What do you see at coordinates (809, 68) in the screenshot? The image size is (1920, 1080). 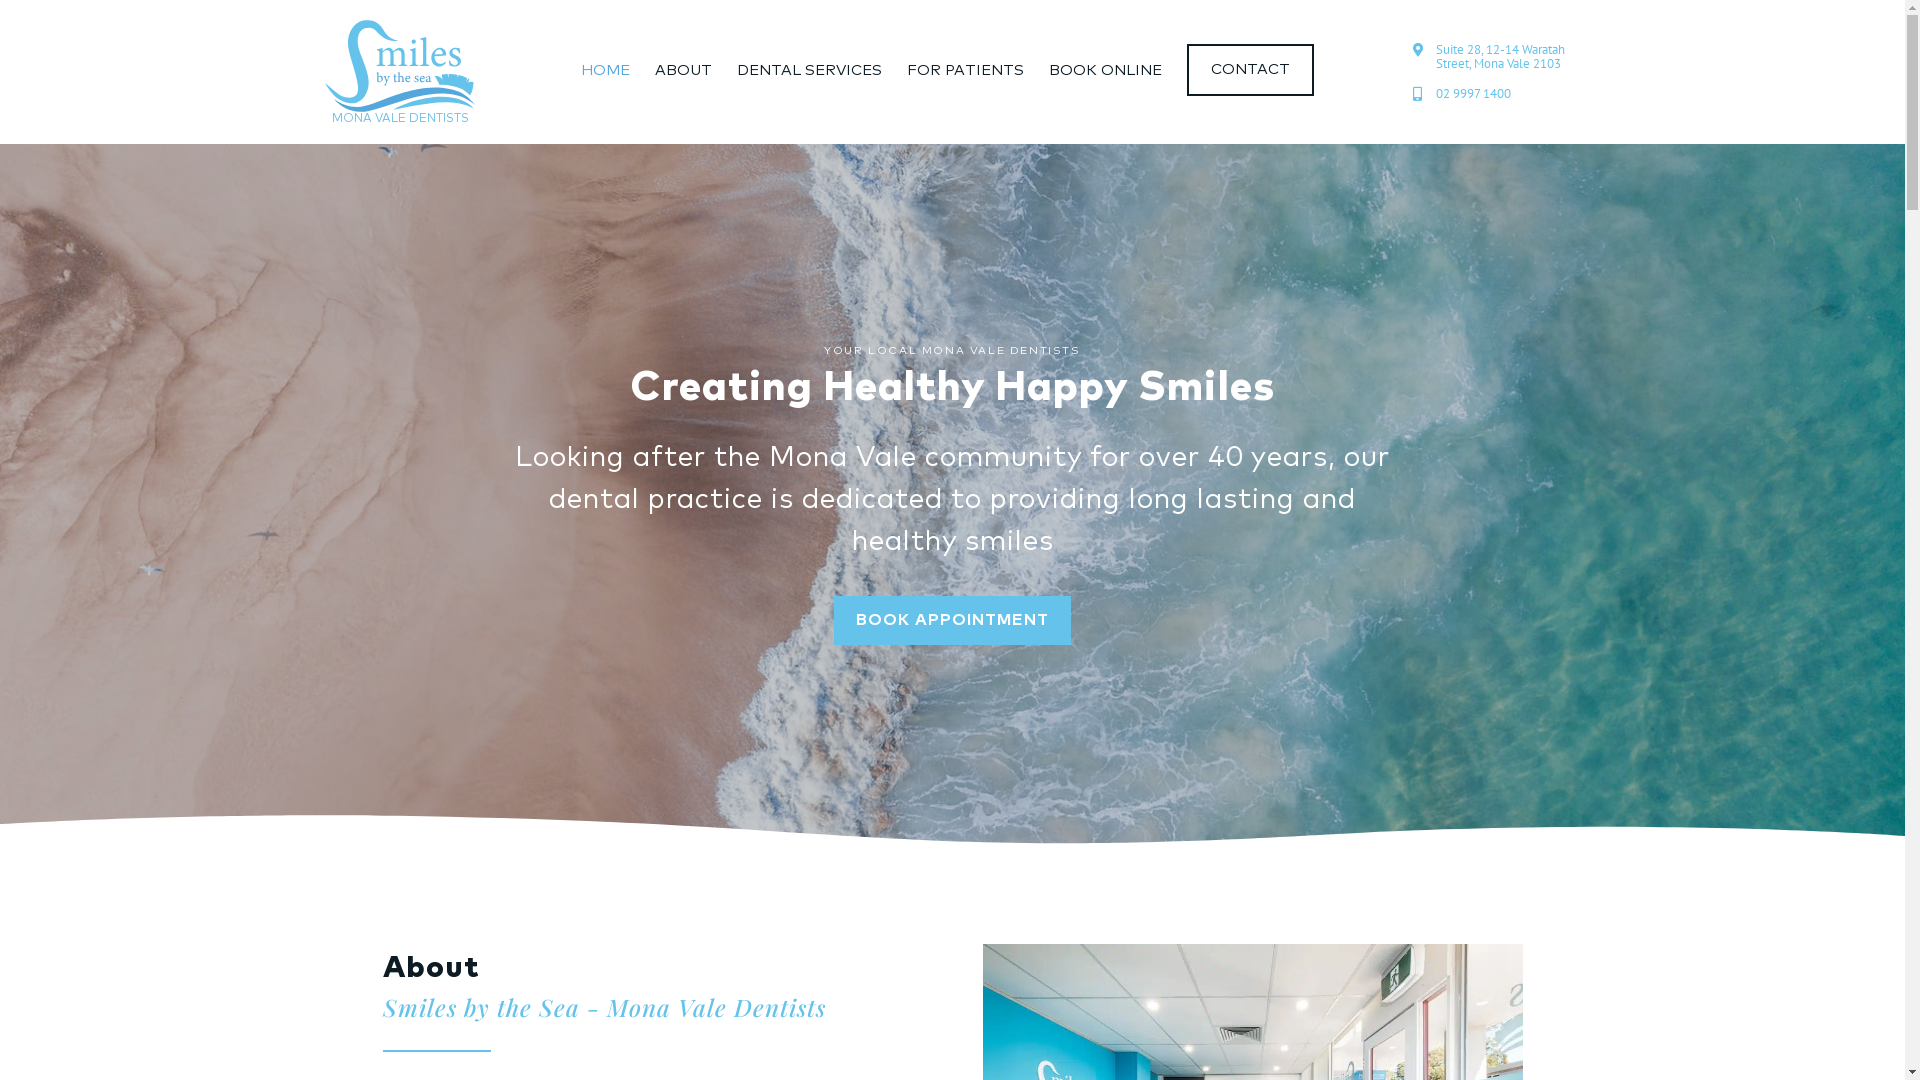 I see `'DENTAL SERVICES'` at bounding box center [809, 68].